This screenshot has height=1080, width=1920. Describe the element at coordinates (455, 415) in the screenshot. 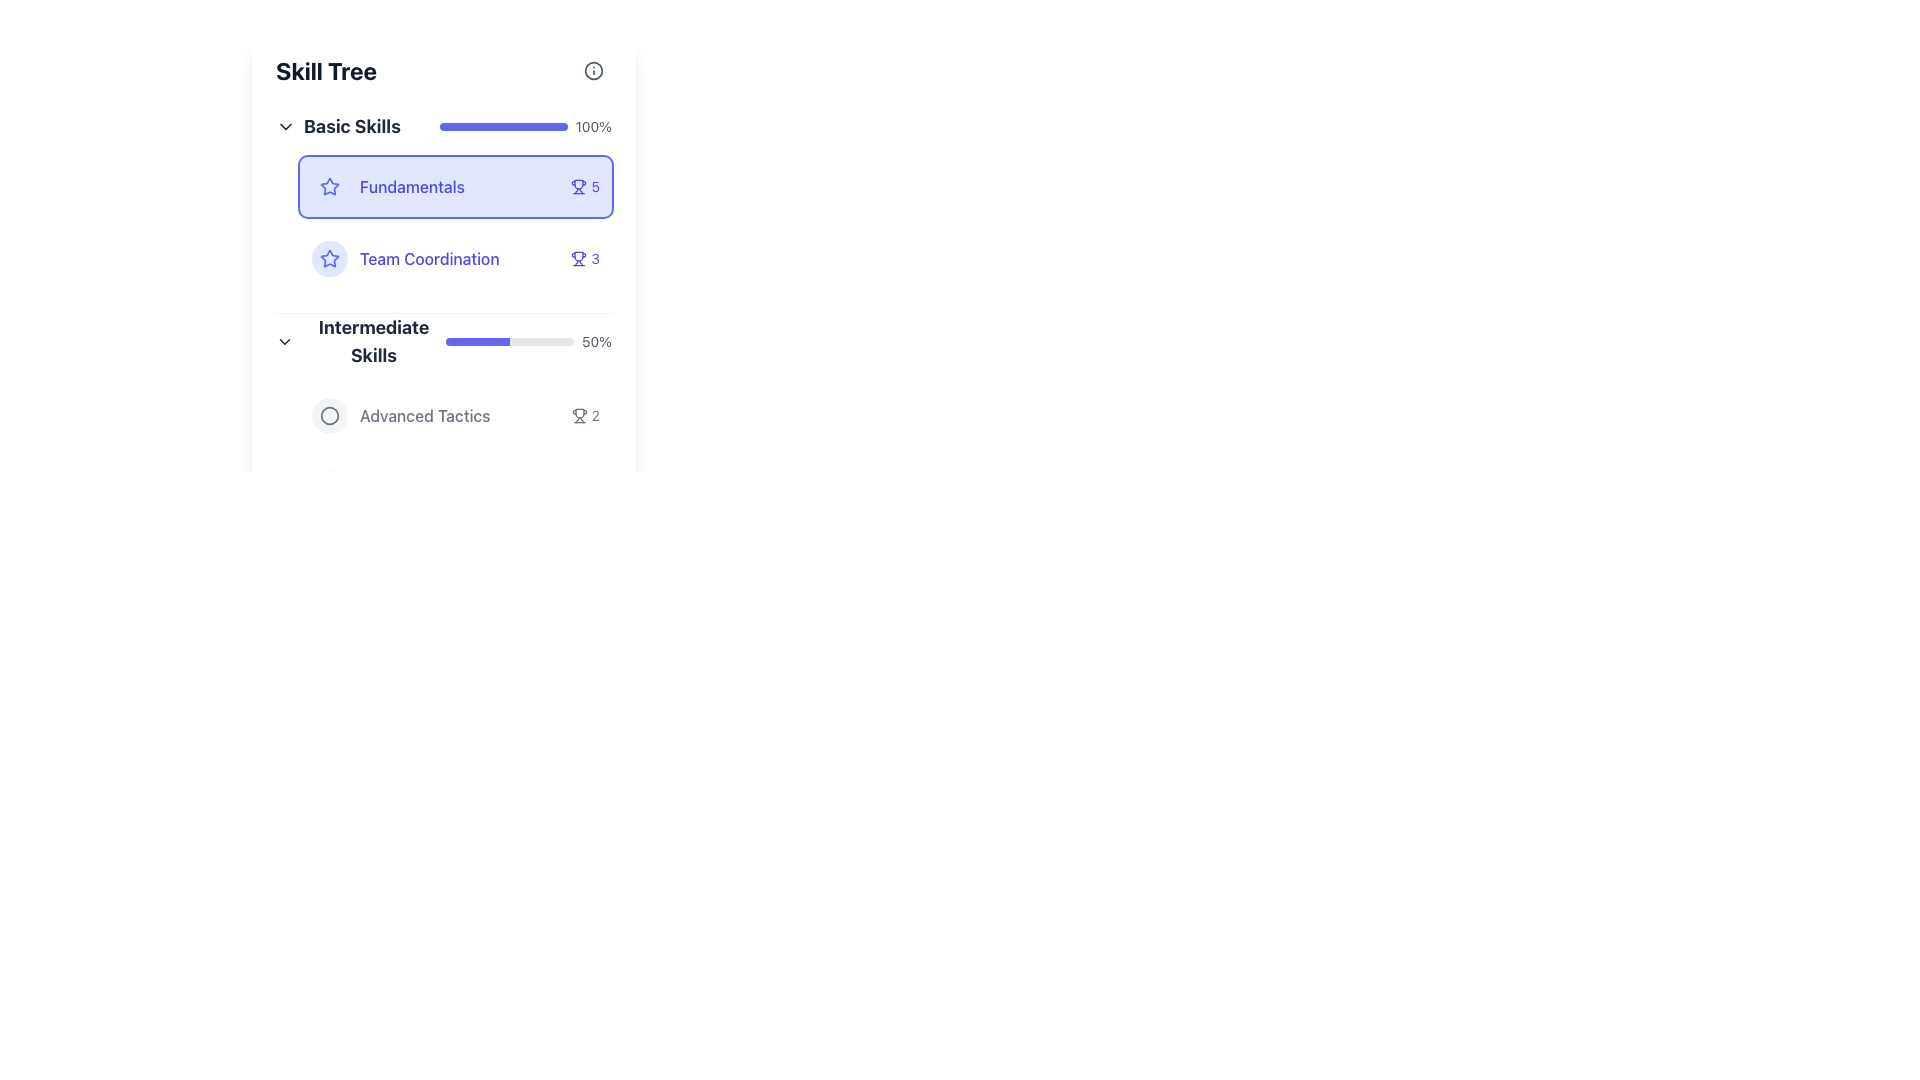

I see `the first list item in the 'Intermediate Skills' section, which displays 'Advanced Tactics' with a numerical progress indicator '2' and a trophy icon` at that location.